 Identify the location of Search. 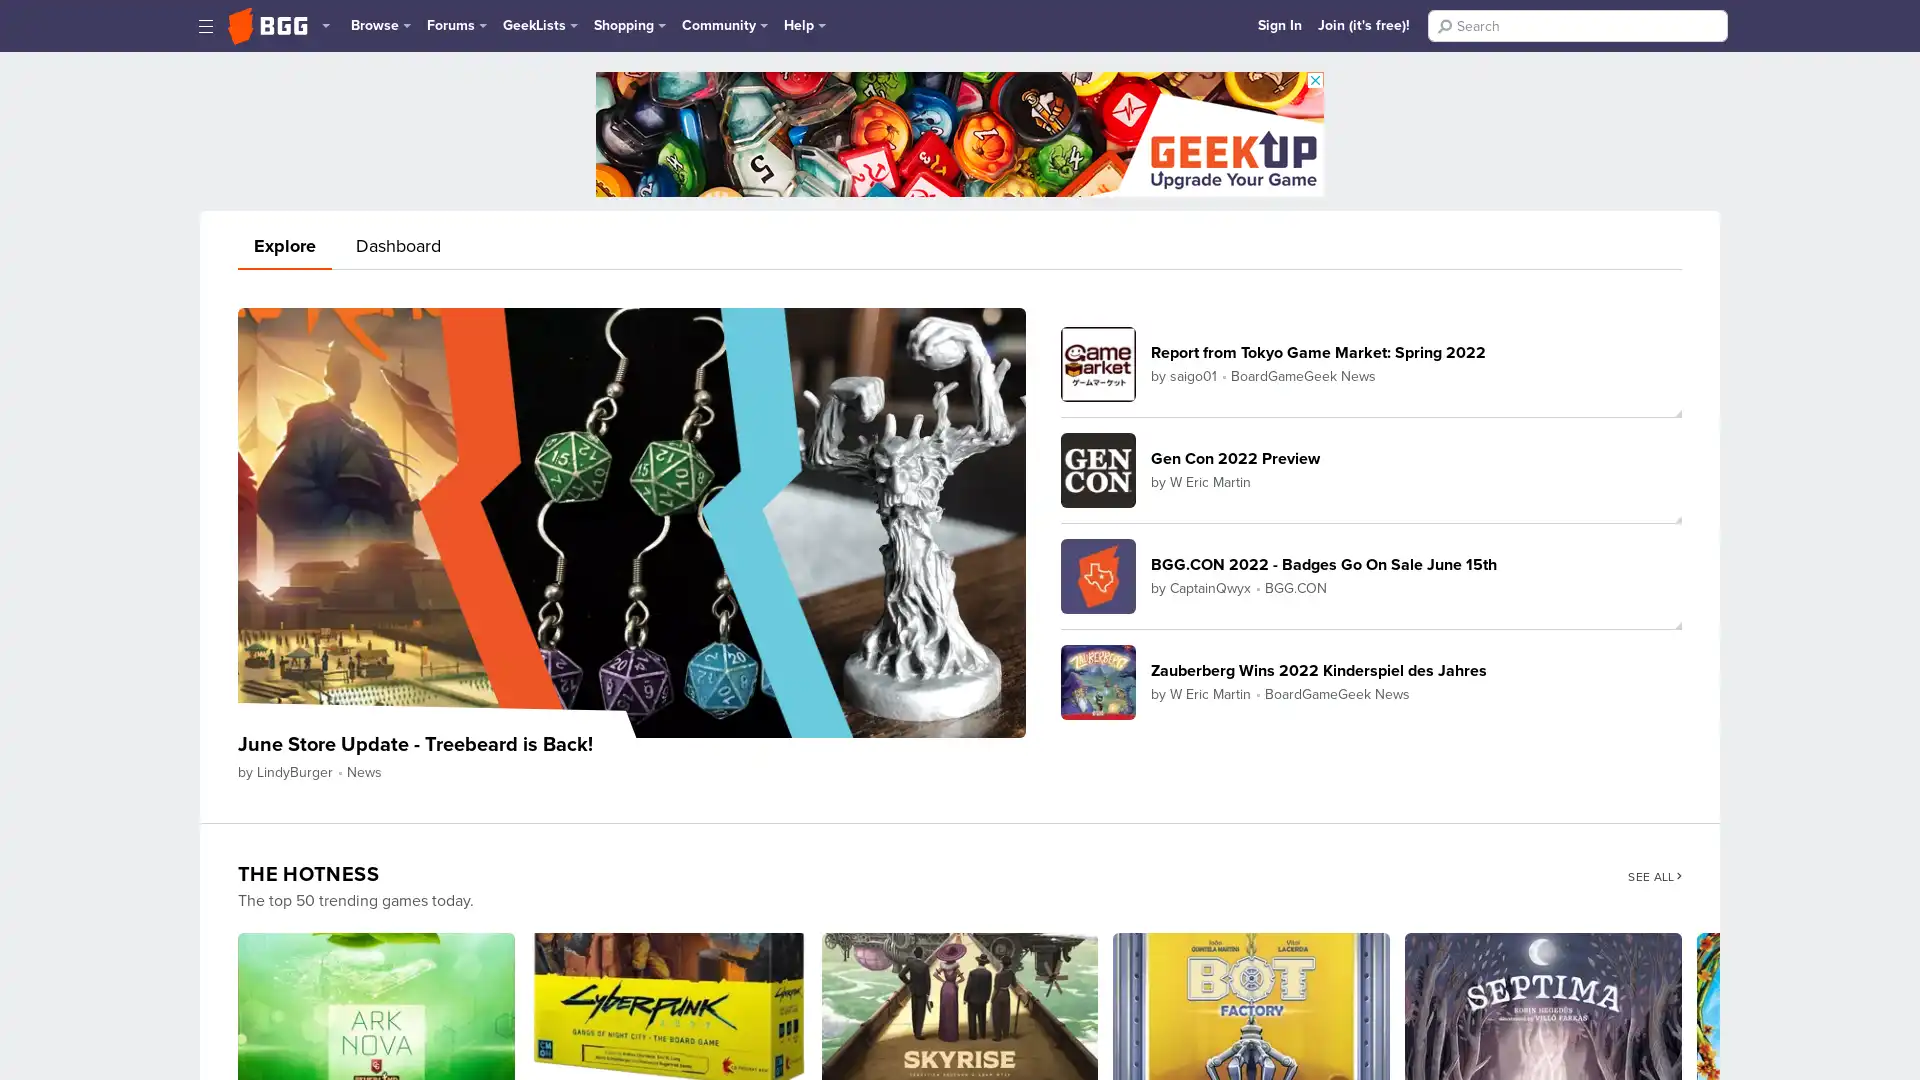
(1442, 26).